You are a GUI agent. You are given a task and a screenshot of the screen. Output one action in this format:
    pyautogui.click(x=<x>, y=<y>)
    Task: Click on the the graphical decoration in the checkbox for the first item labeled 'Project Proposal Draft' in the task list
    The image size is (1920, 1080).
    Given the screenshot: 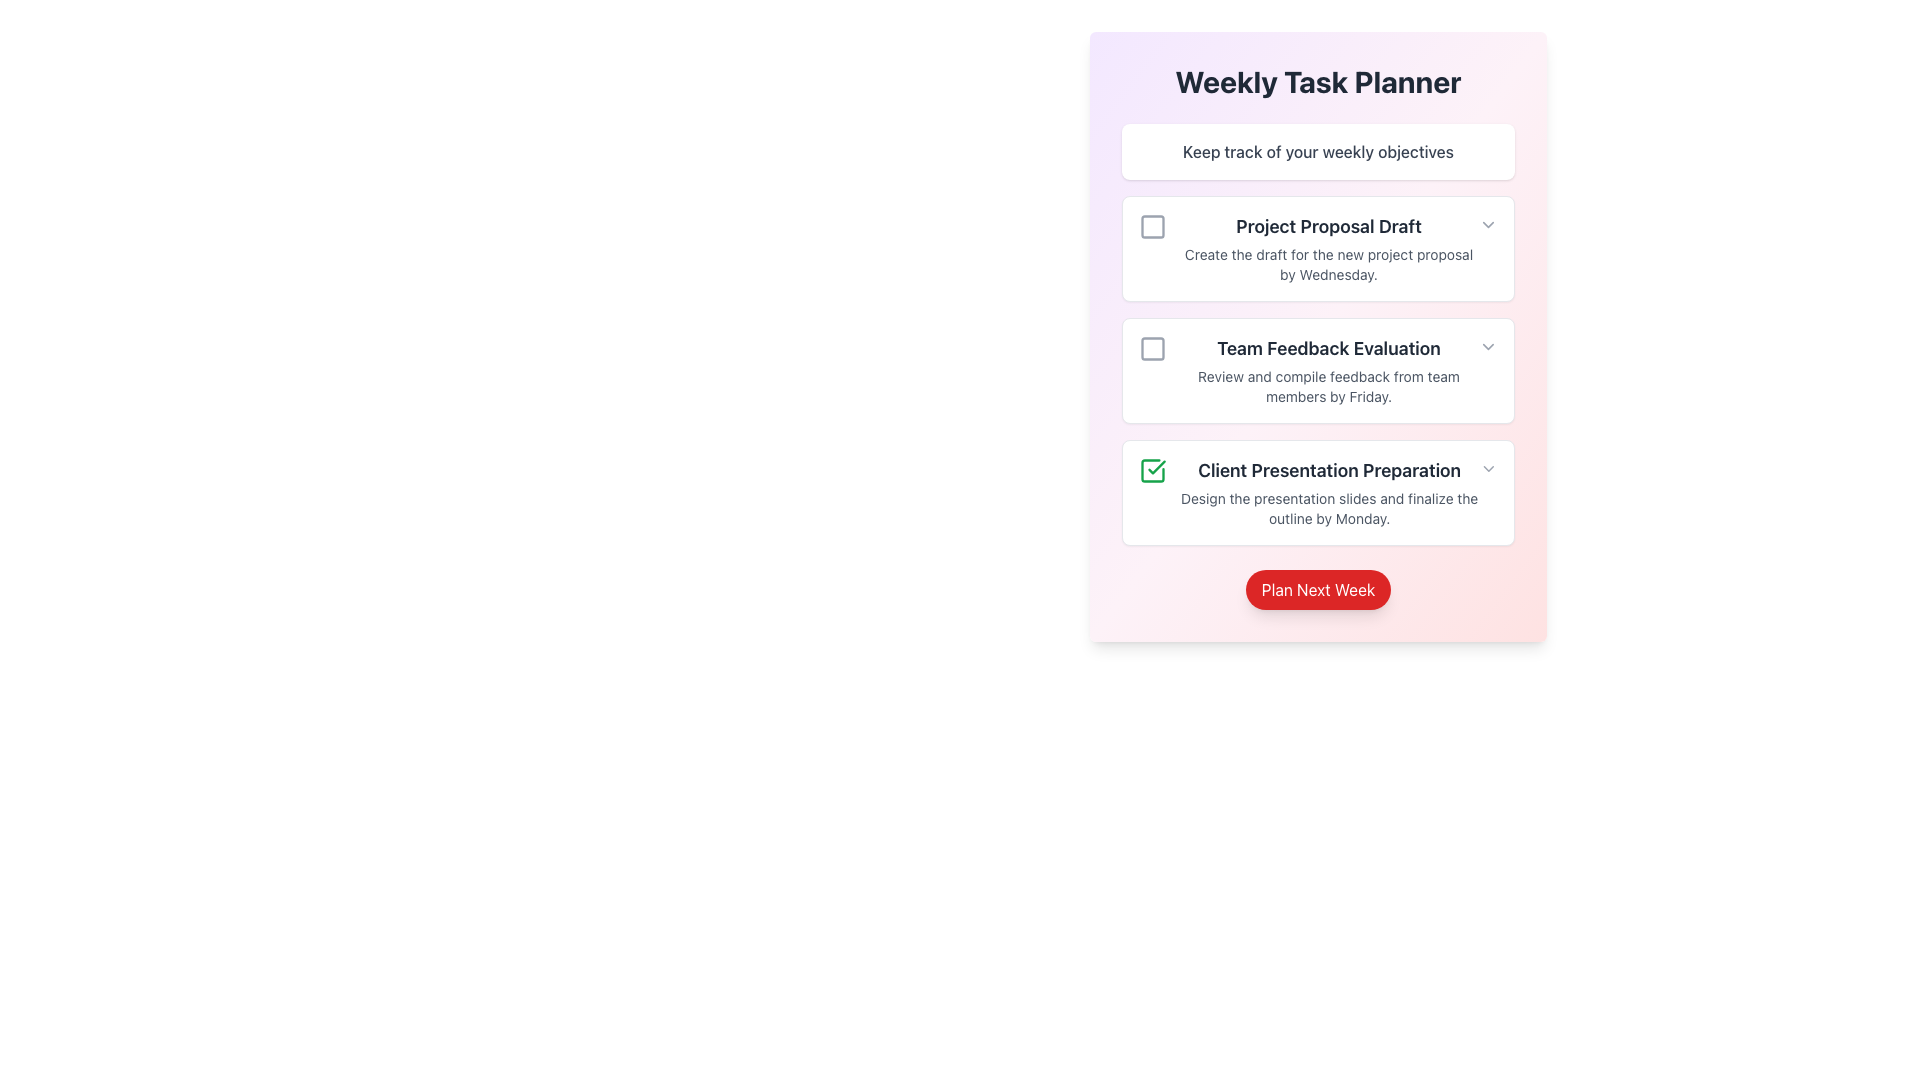 What is the action you would take?
    pyautogui.click(x=1152, y=226)
    